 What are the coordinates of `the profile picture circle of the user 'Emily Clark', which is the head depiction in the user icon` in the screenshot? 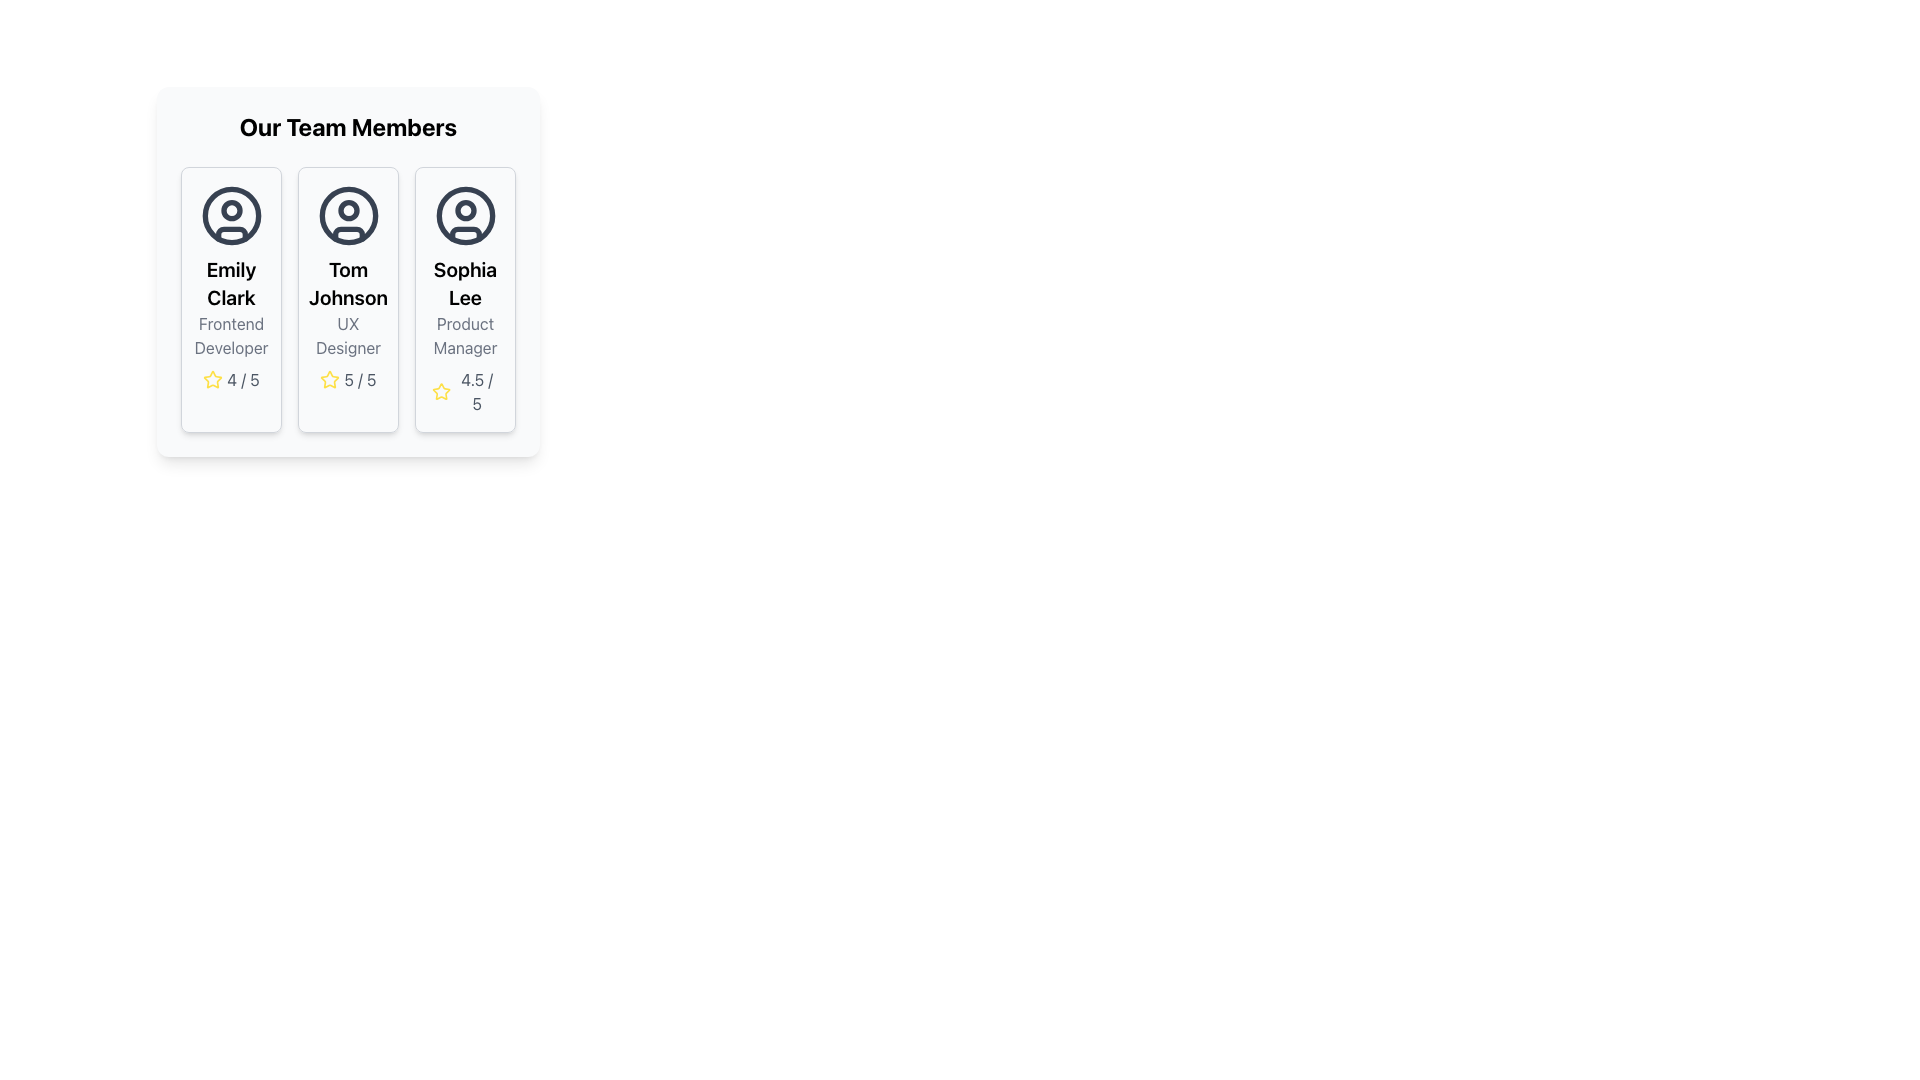 It's located at (231, 210).